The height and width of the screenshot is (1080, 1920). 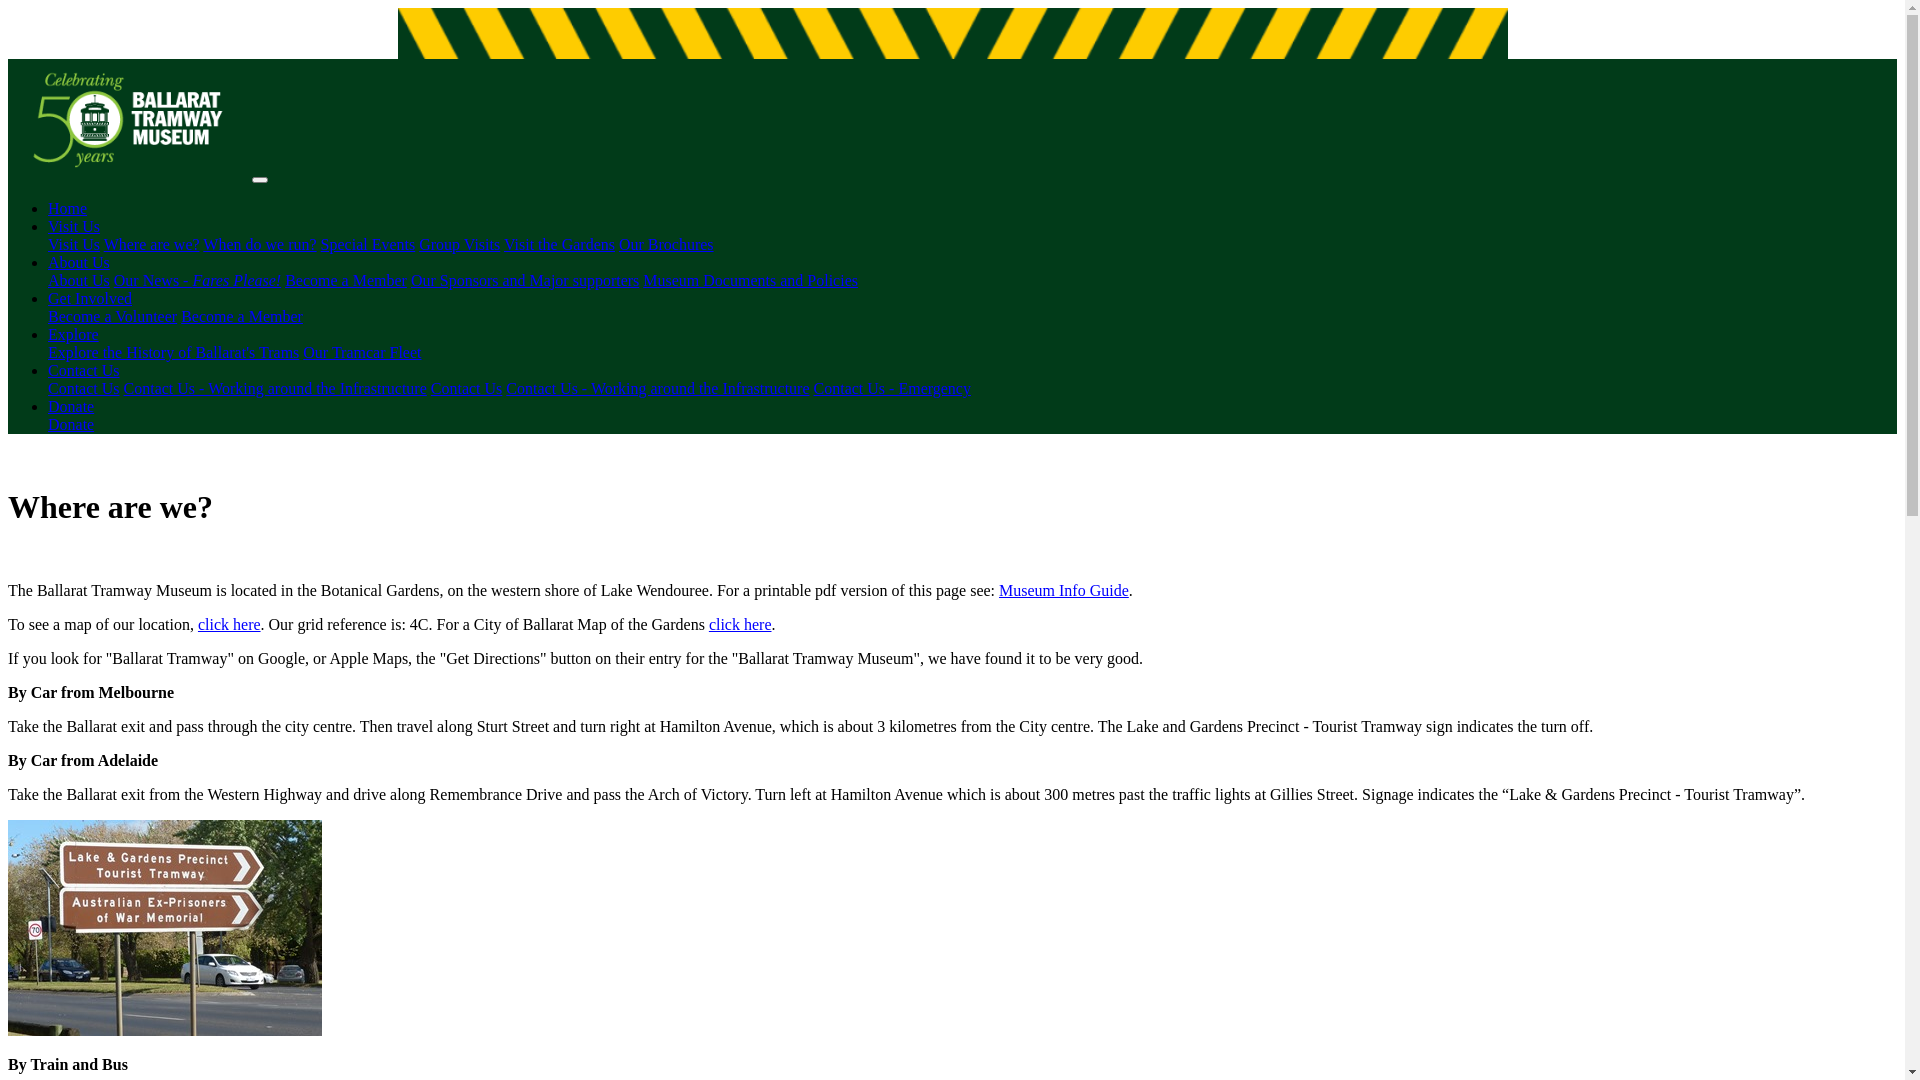 I want to click on 'Visit Us', so click(x=73, y=225).